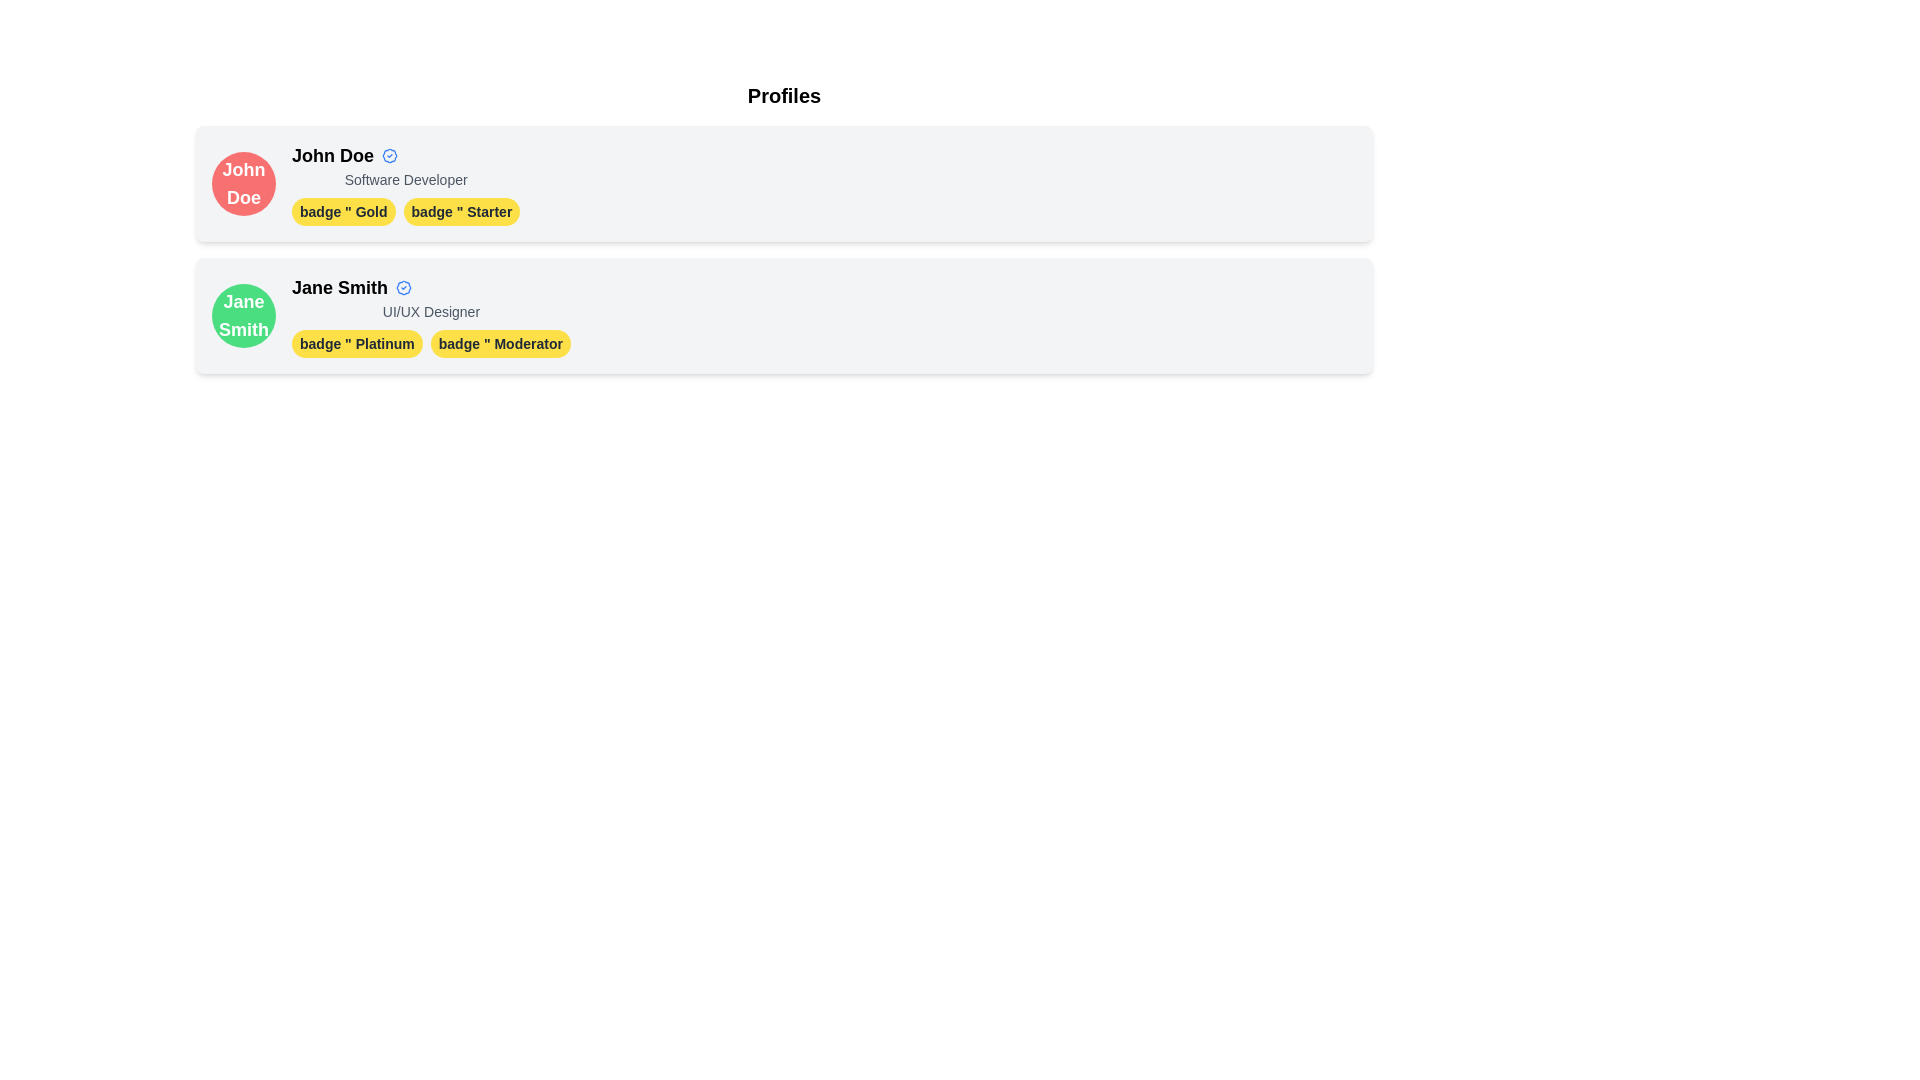  Describe the element at coordinates (389, 154) in the screenshot. I see `the decorative badge/icon located to the right of the text 'John Doe' in the first profile card for interaction` at that location.